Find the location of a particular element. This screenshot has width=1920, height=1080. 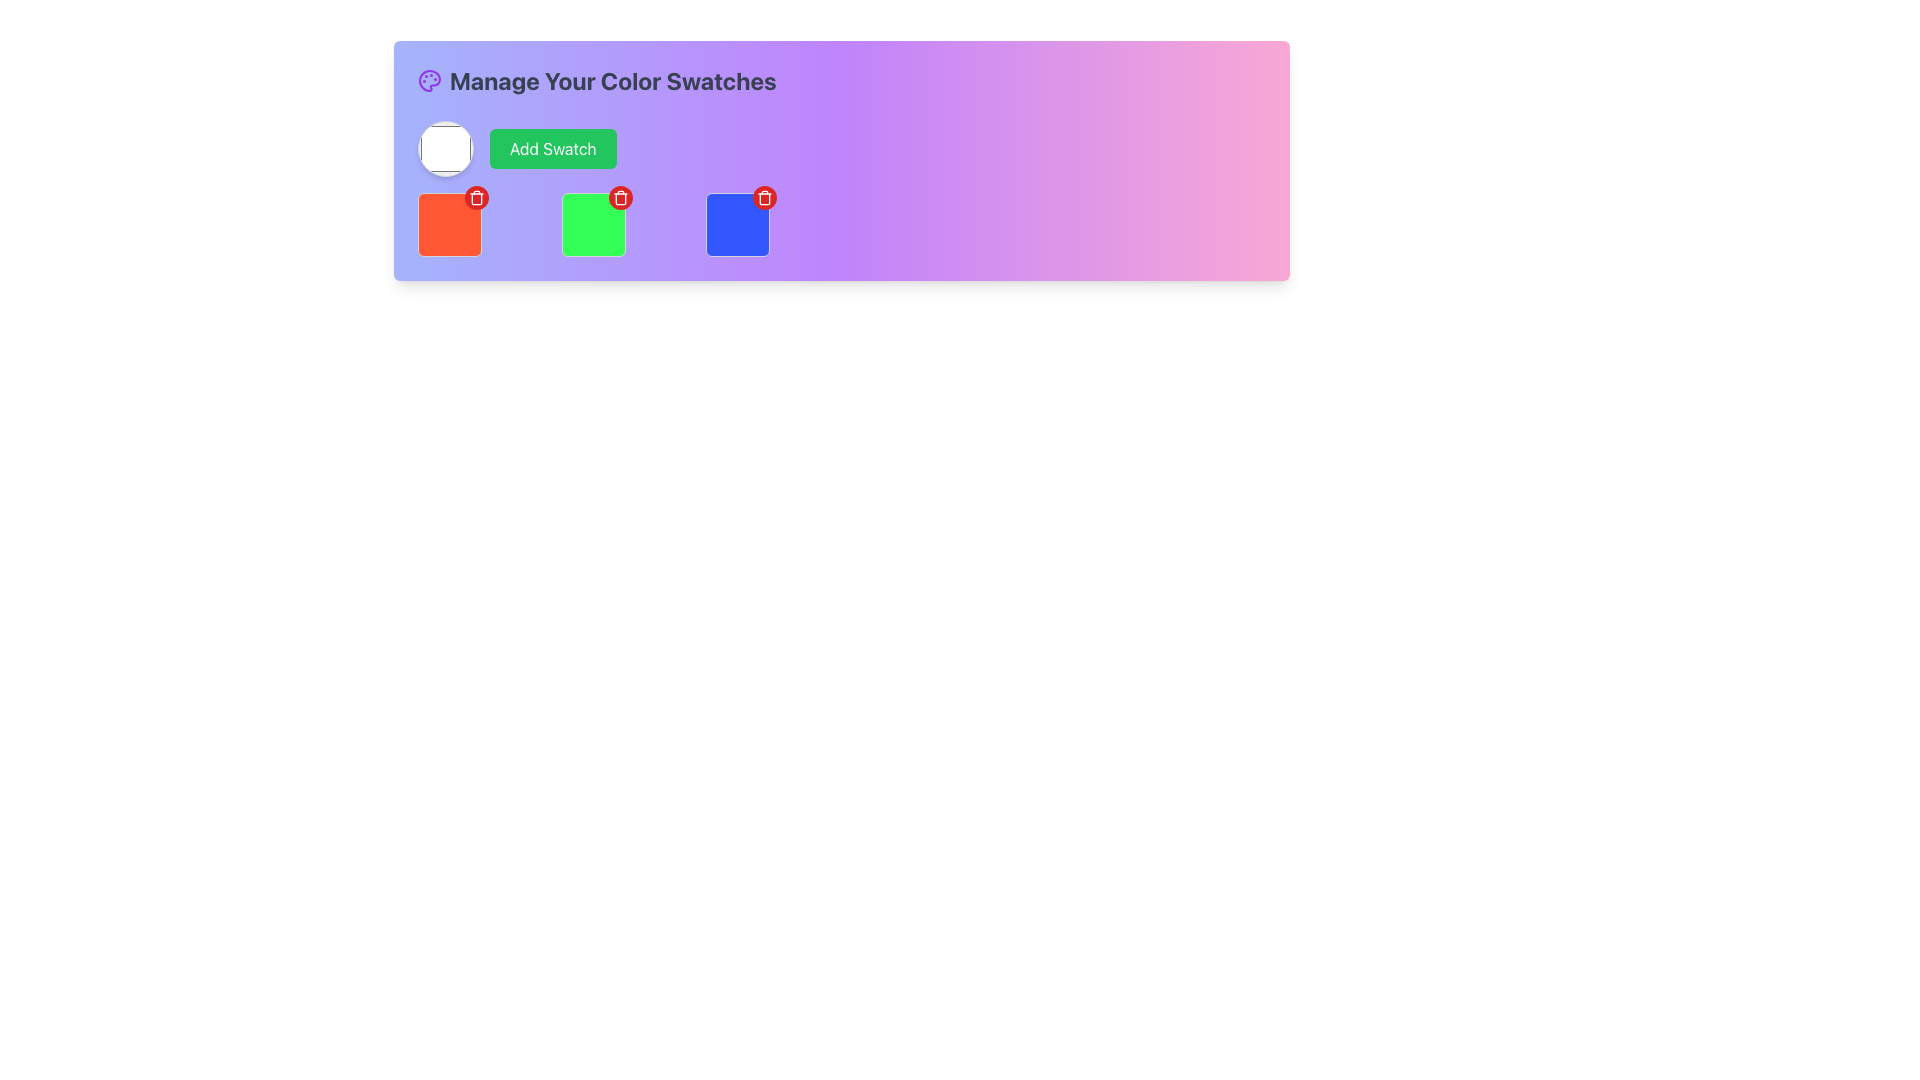

the delete button with an icon representing a delete action for the red color swatch is located at coordinates (475, 197).